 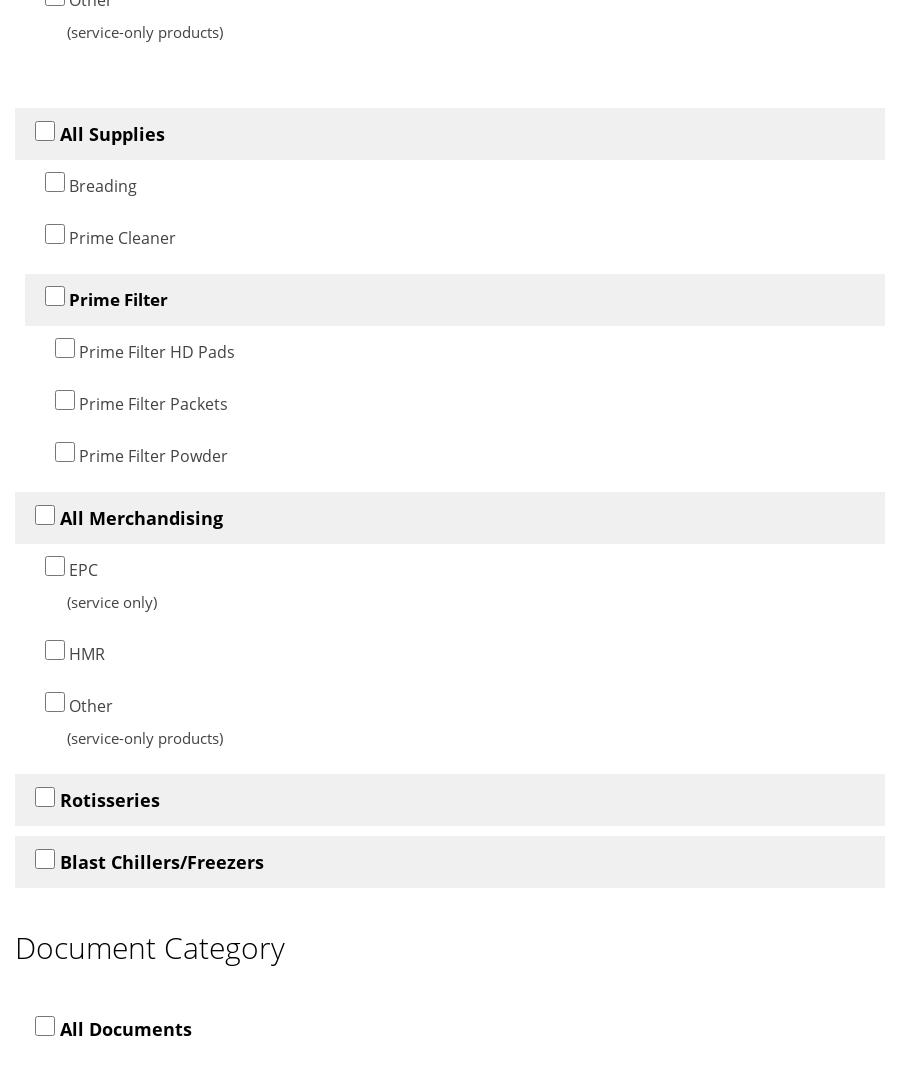 What do you see at coordinates (14, 946) in the screenshot?
I see `'Document Category'` at bounding box center [14, 946].